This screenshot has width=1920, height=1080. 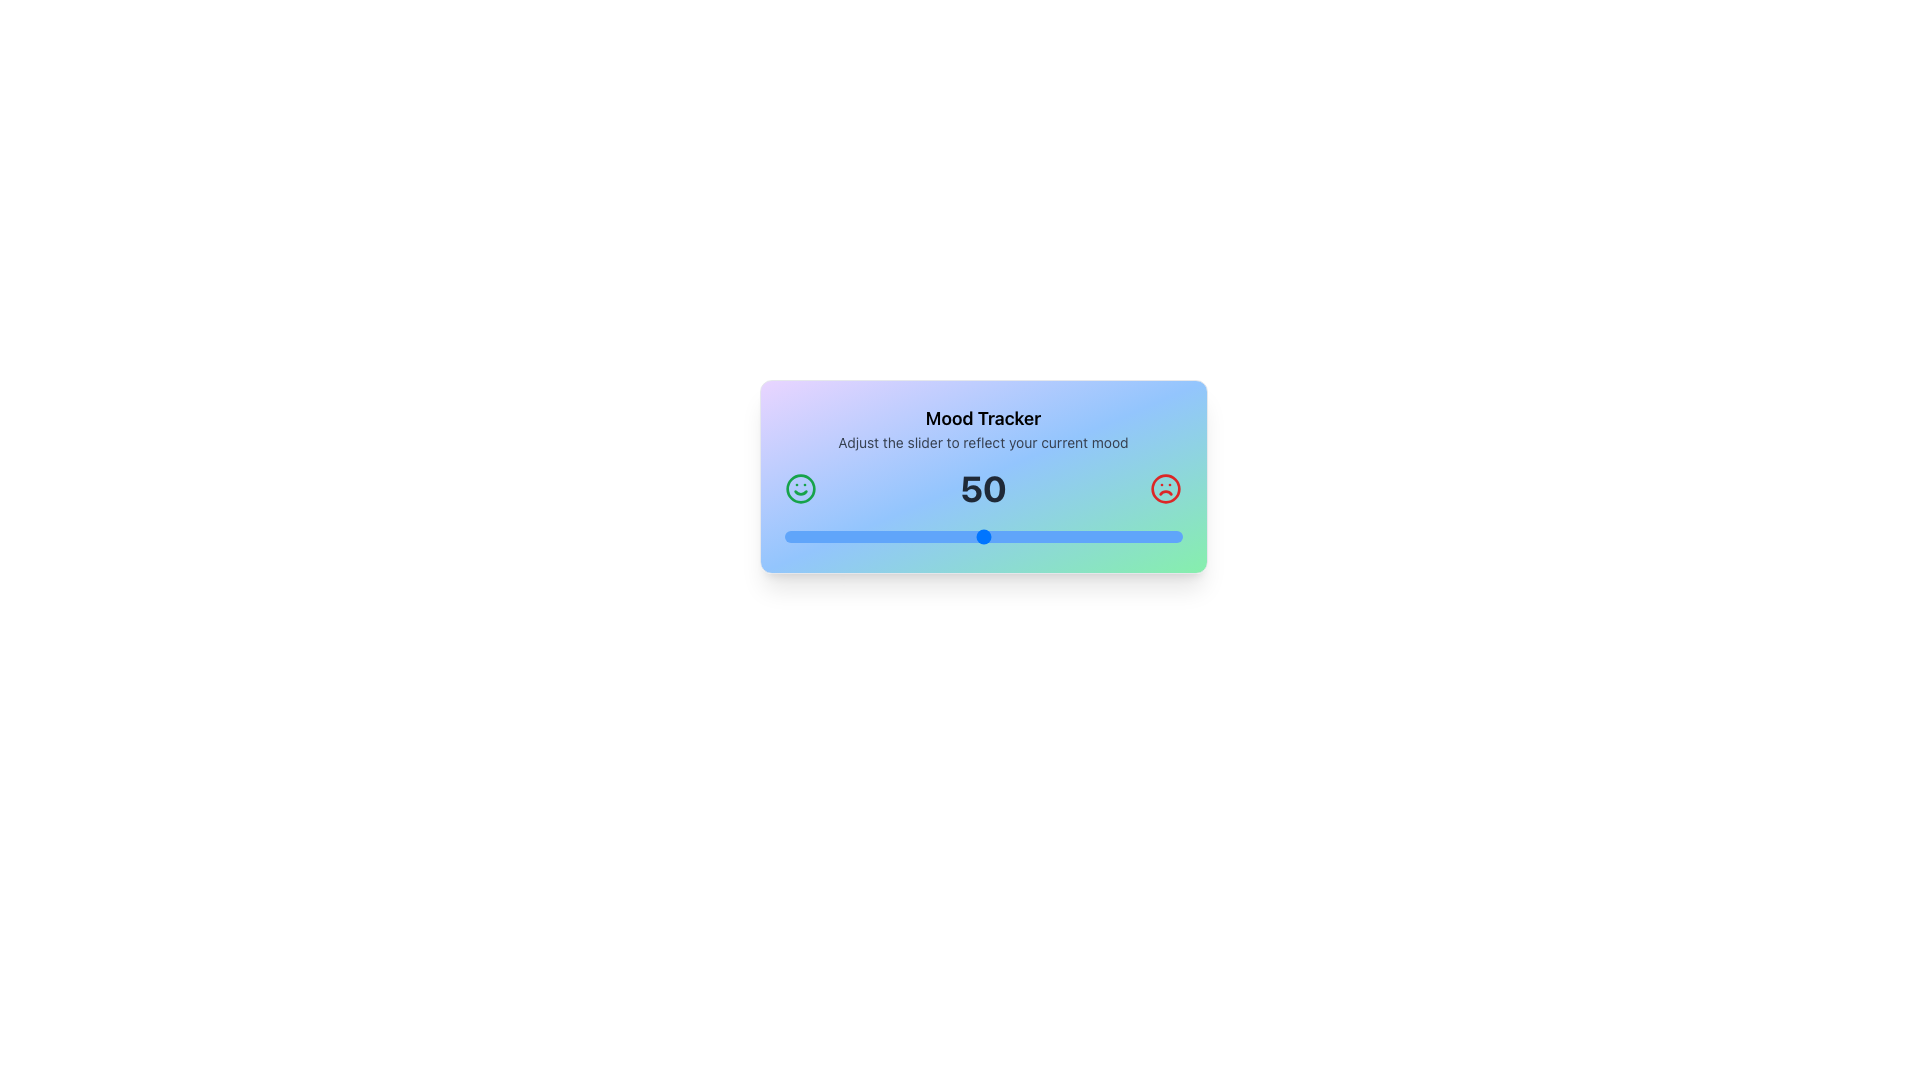 I want to click on the mood slider value, so click(x=795, y=535).